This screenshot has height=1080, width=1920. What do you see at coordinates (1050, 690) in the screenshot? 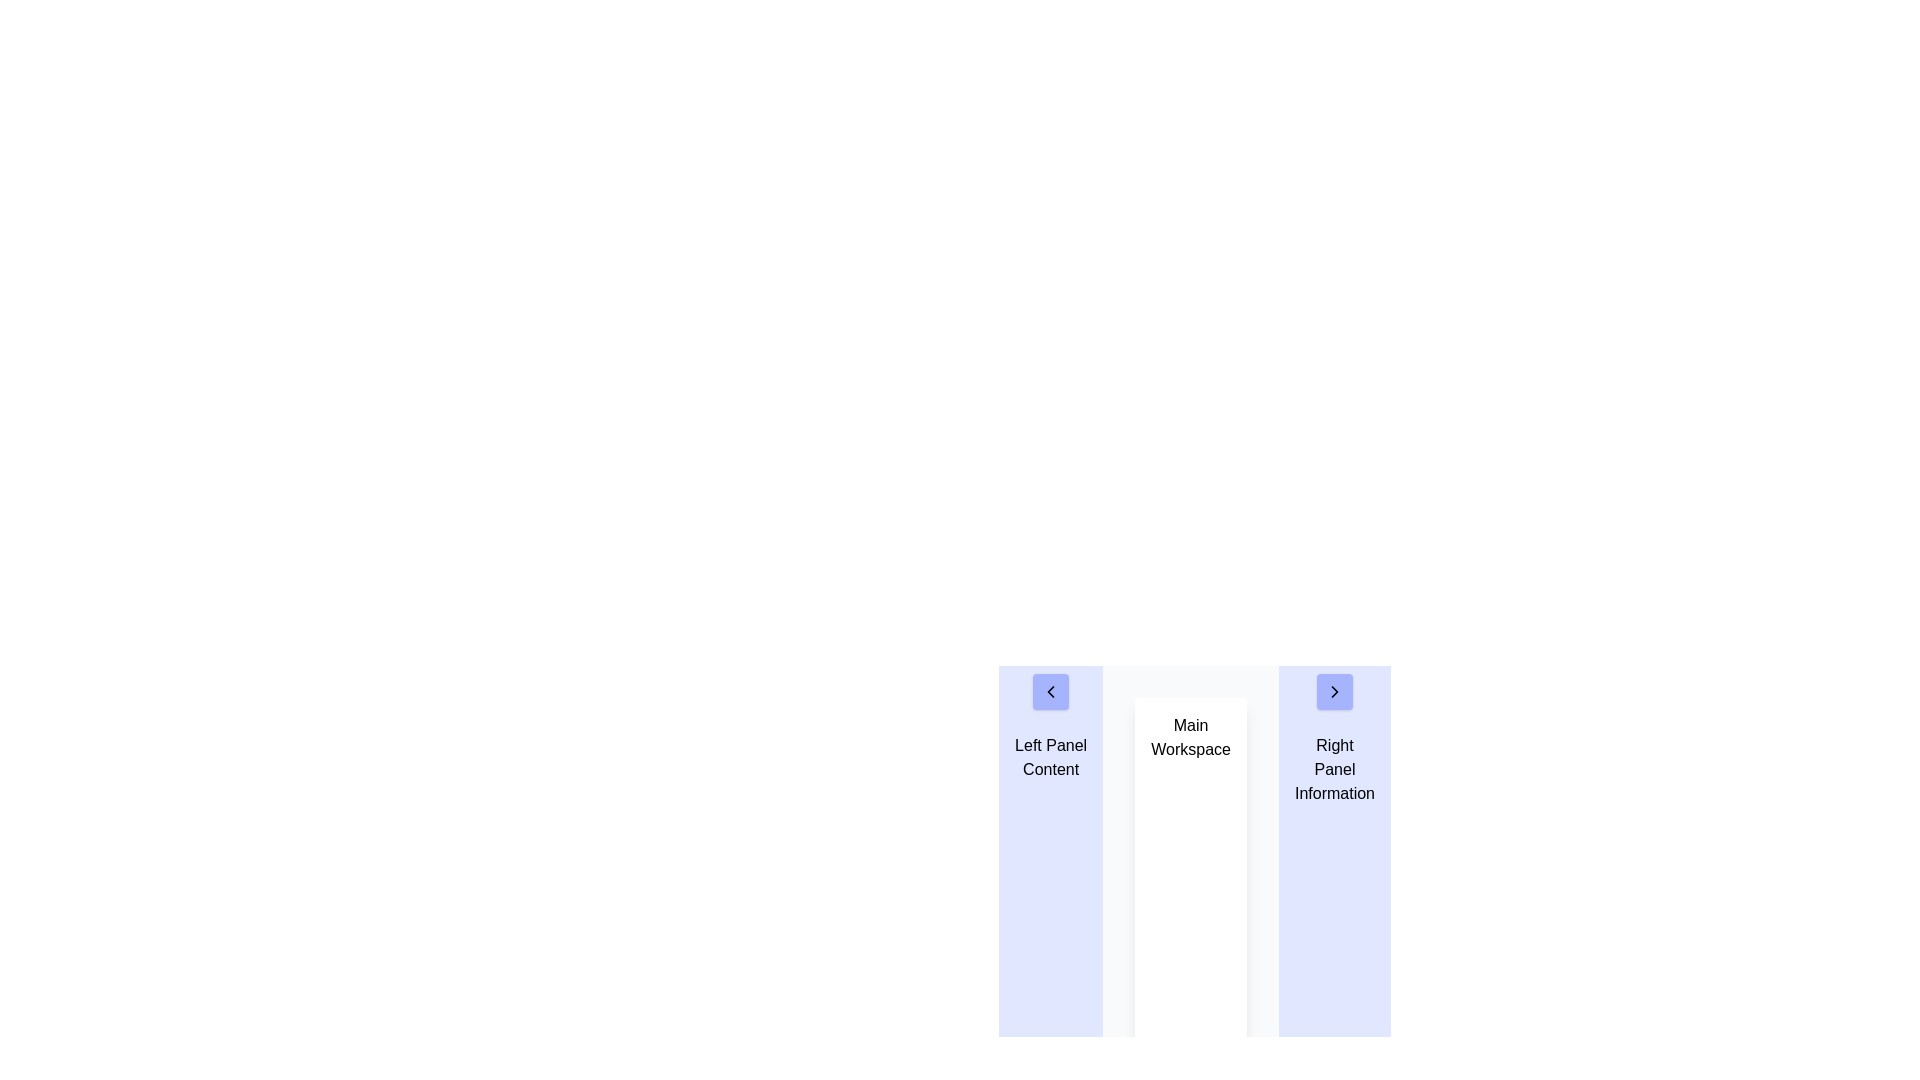
I see `the left-pointing chevron icon button located at the top-left of the left-side panel` at bounding box center [1050, 690].